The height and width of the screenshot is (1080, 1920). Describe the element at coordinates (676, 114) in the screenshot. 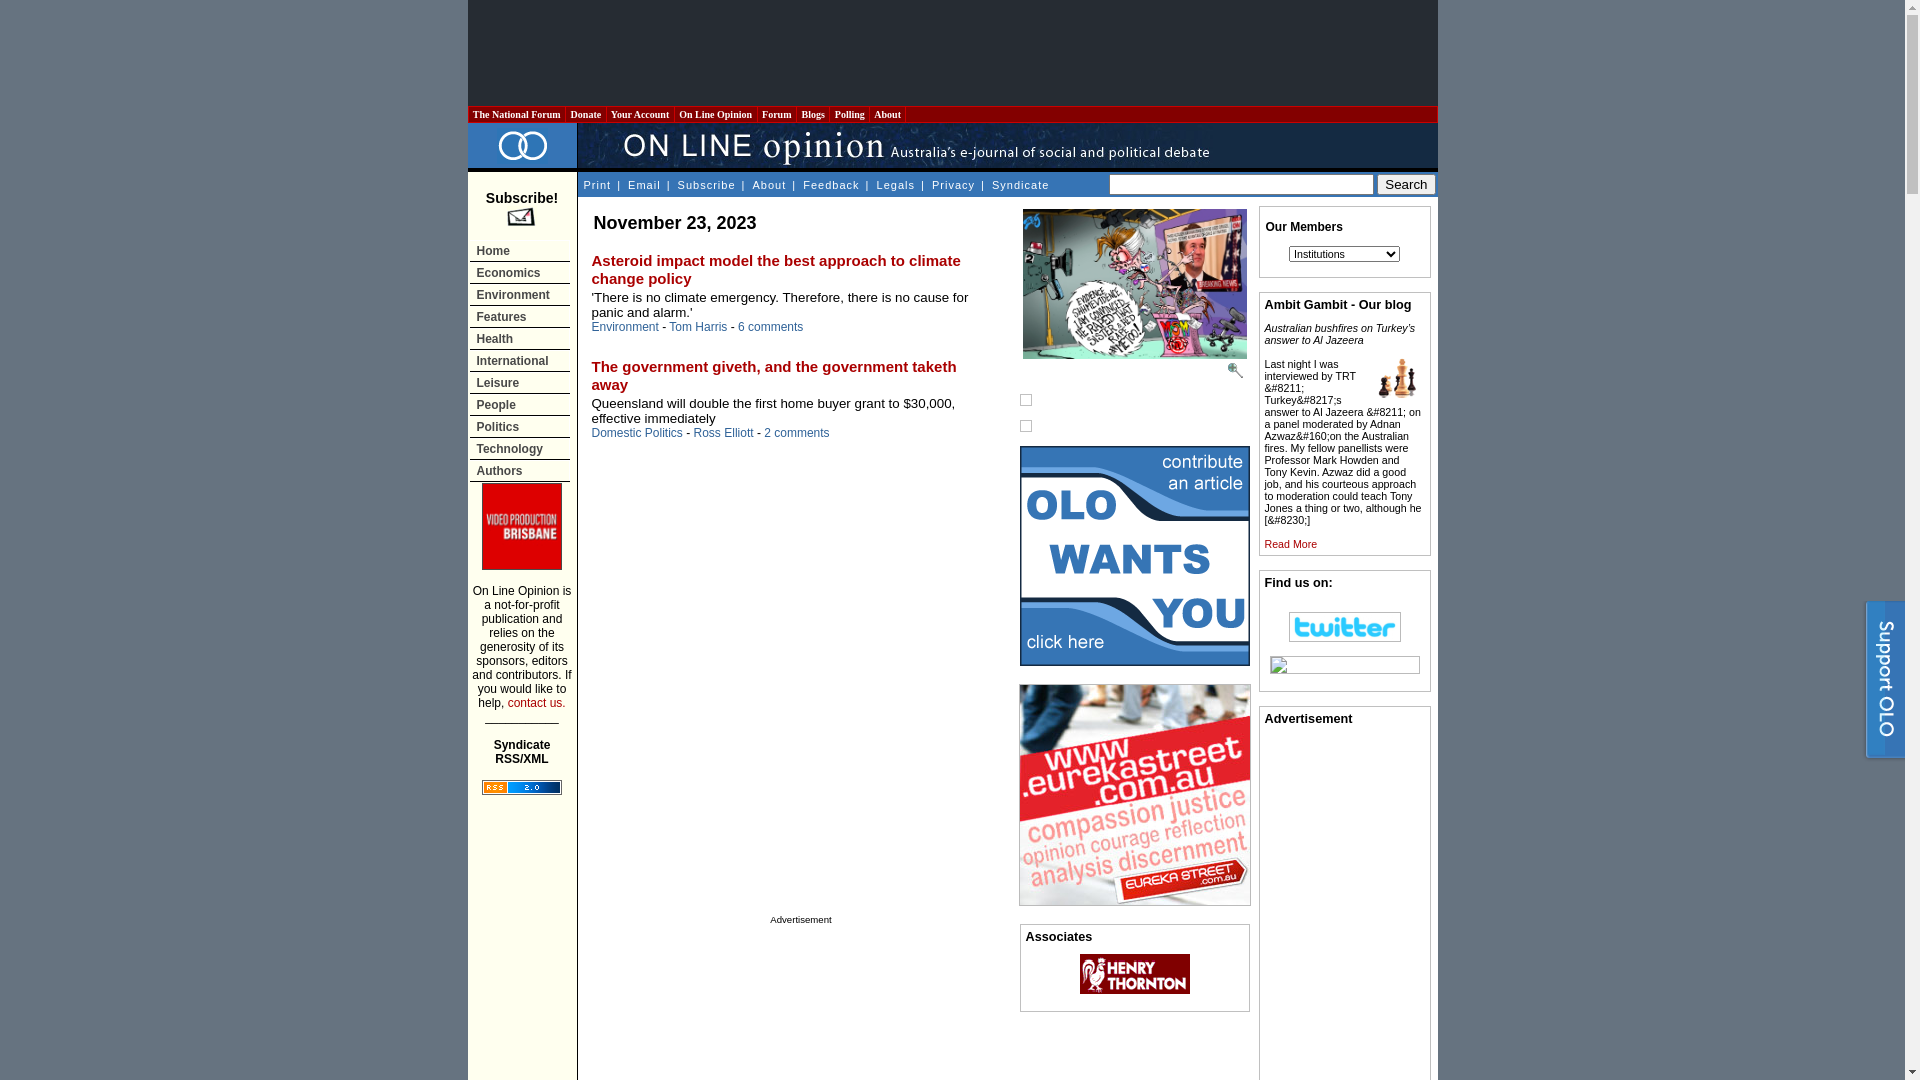

I see `' On Line Opinion '` at that location.